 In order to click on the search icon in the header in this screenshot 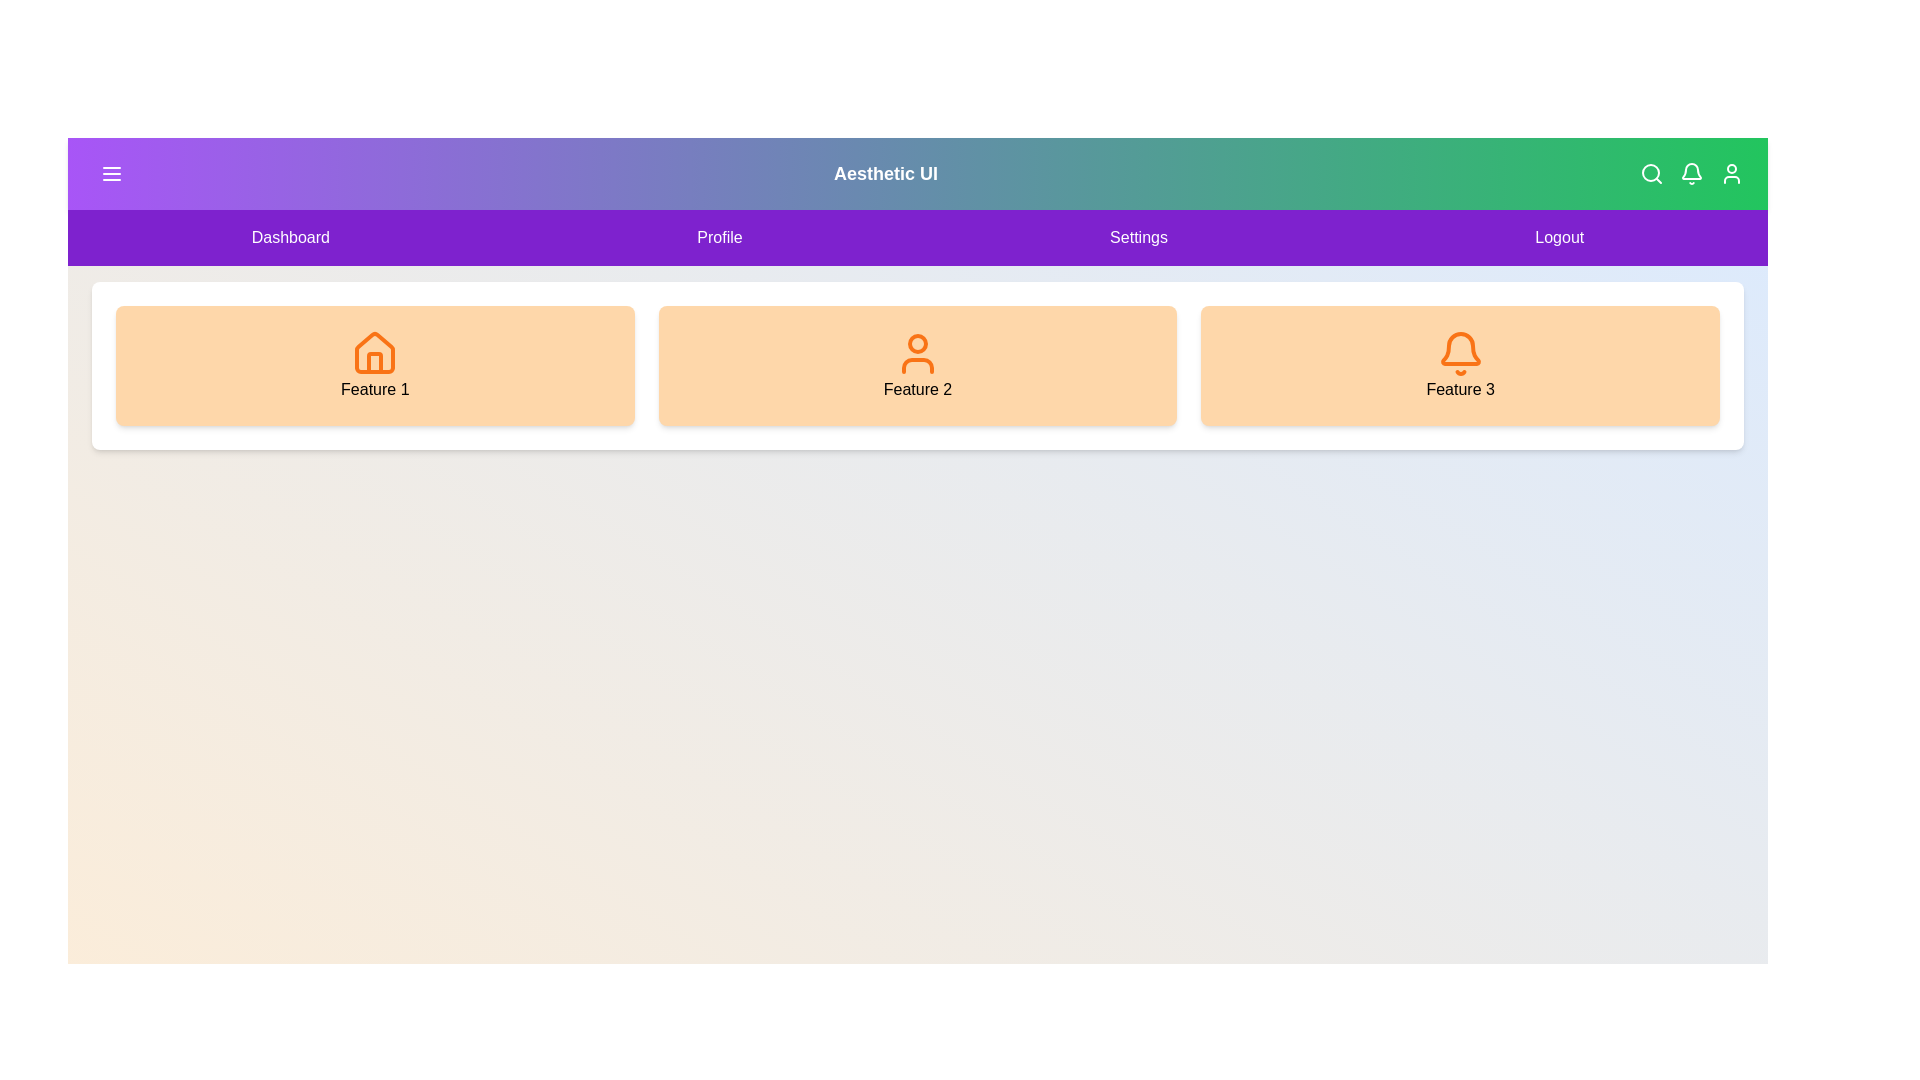, I will do `click(1651, 172)`.